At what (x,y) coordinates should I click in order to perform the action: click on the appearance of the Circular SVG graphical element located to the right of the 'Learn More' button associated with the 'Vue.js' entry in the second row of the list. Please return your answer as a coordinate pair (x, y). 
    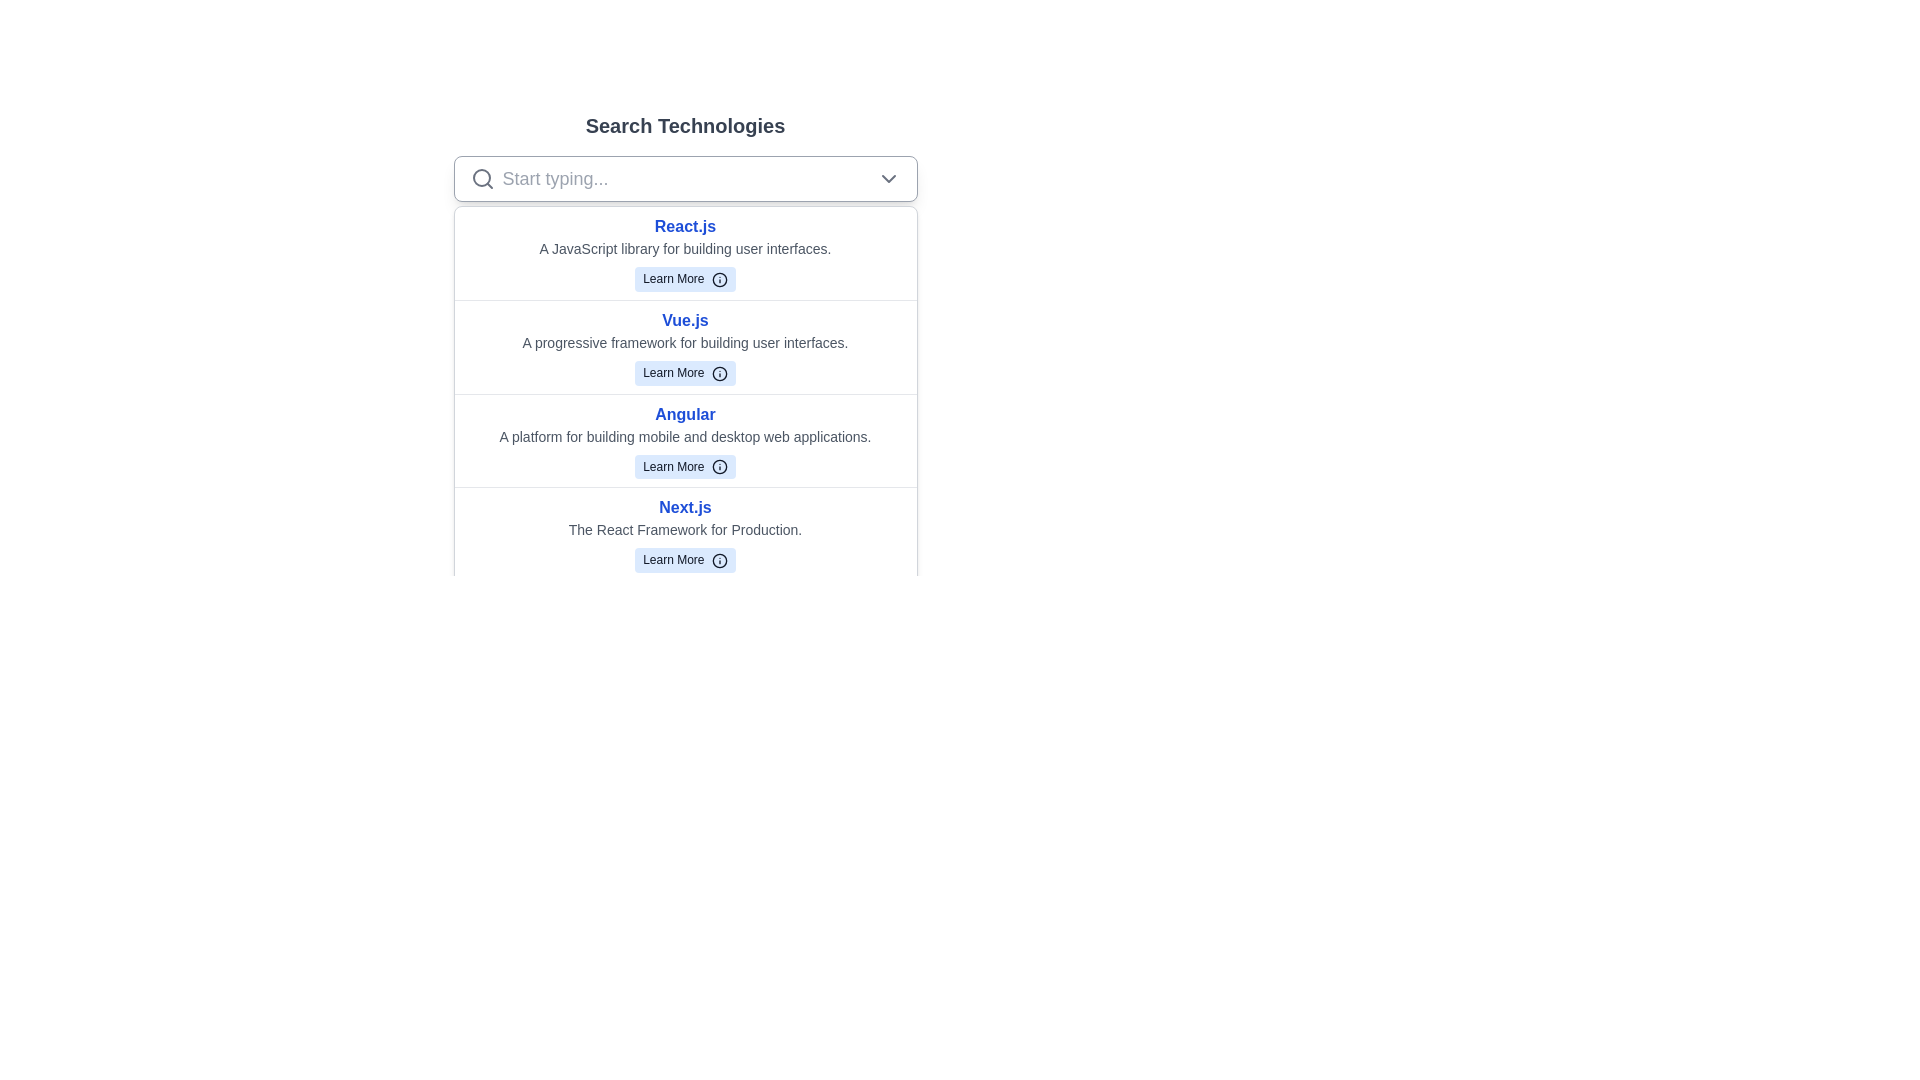
    Looking at the image, I should click on (719, 373).